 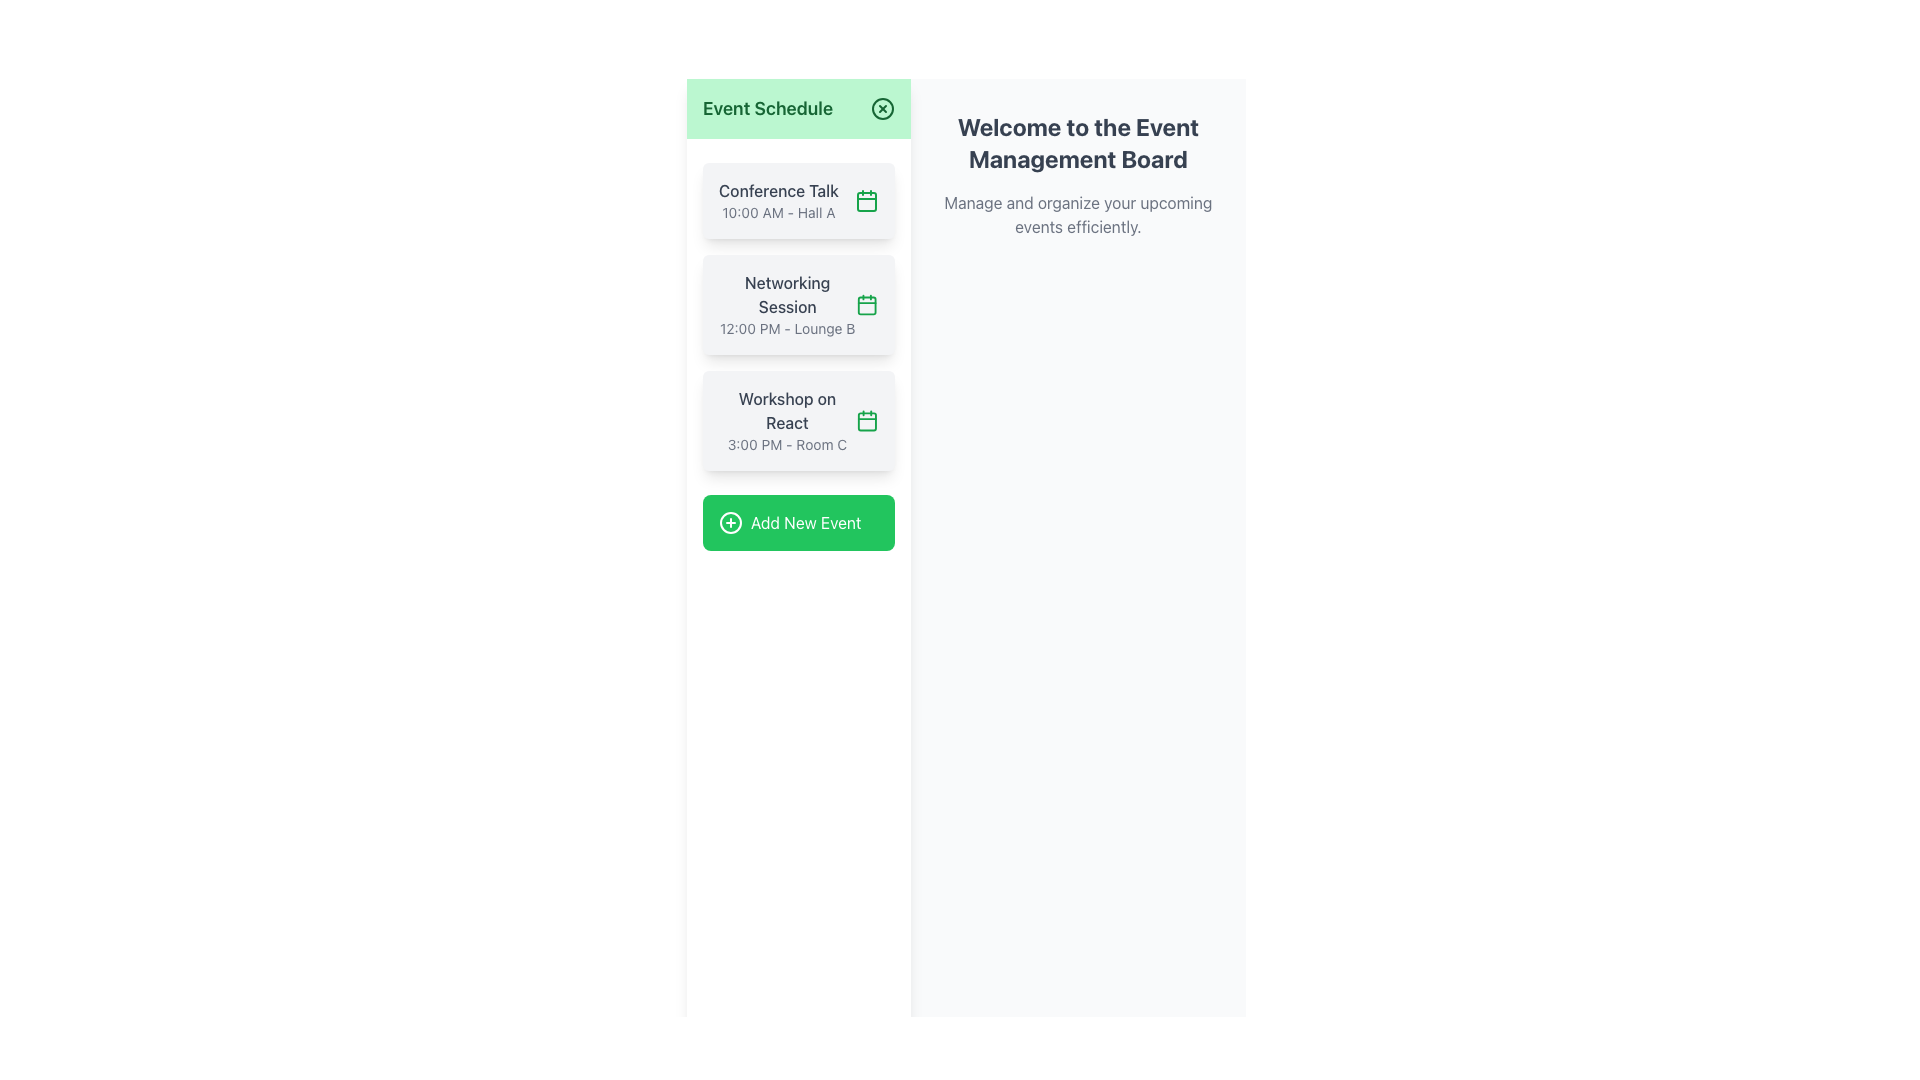 I want to click on the close button in the top-right corner of the 'Event Schedule' section, so click(x=881, y=108).